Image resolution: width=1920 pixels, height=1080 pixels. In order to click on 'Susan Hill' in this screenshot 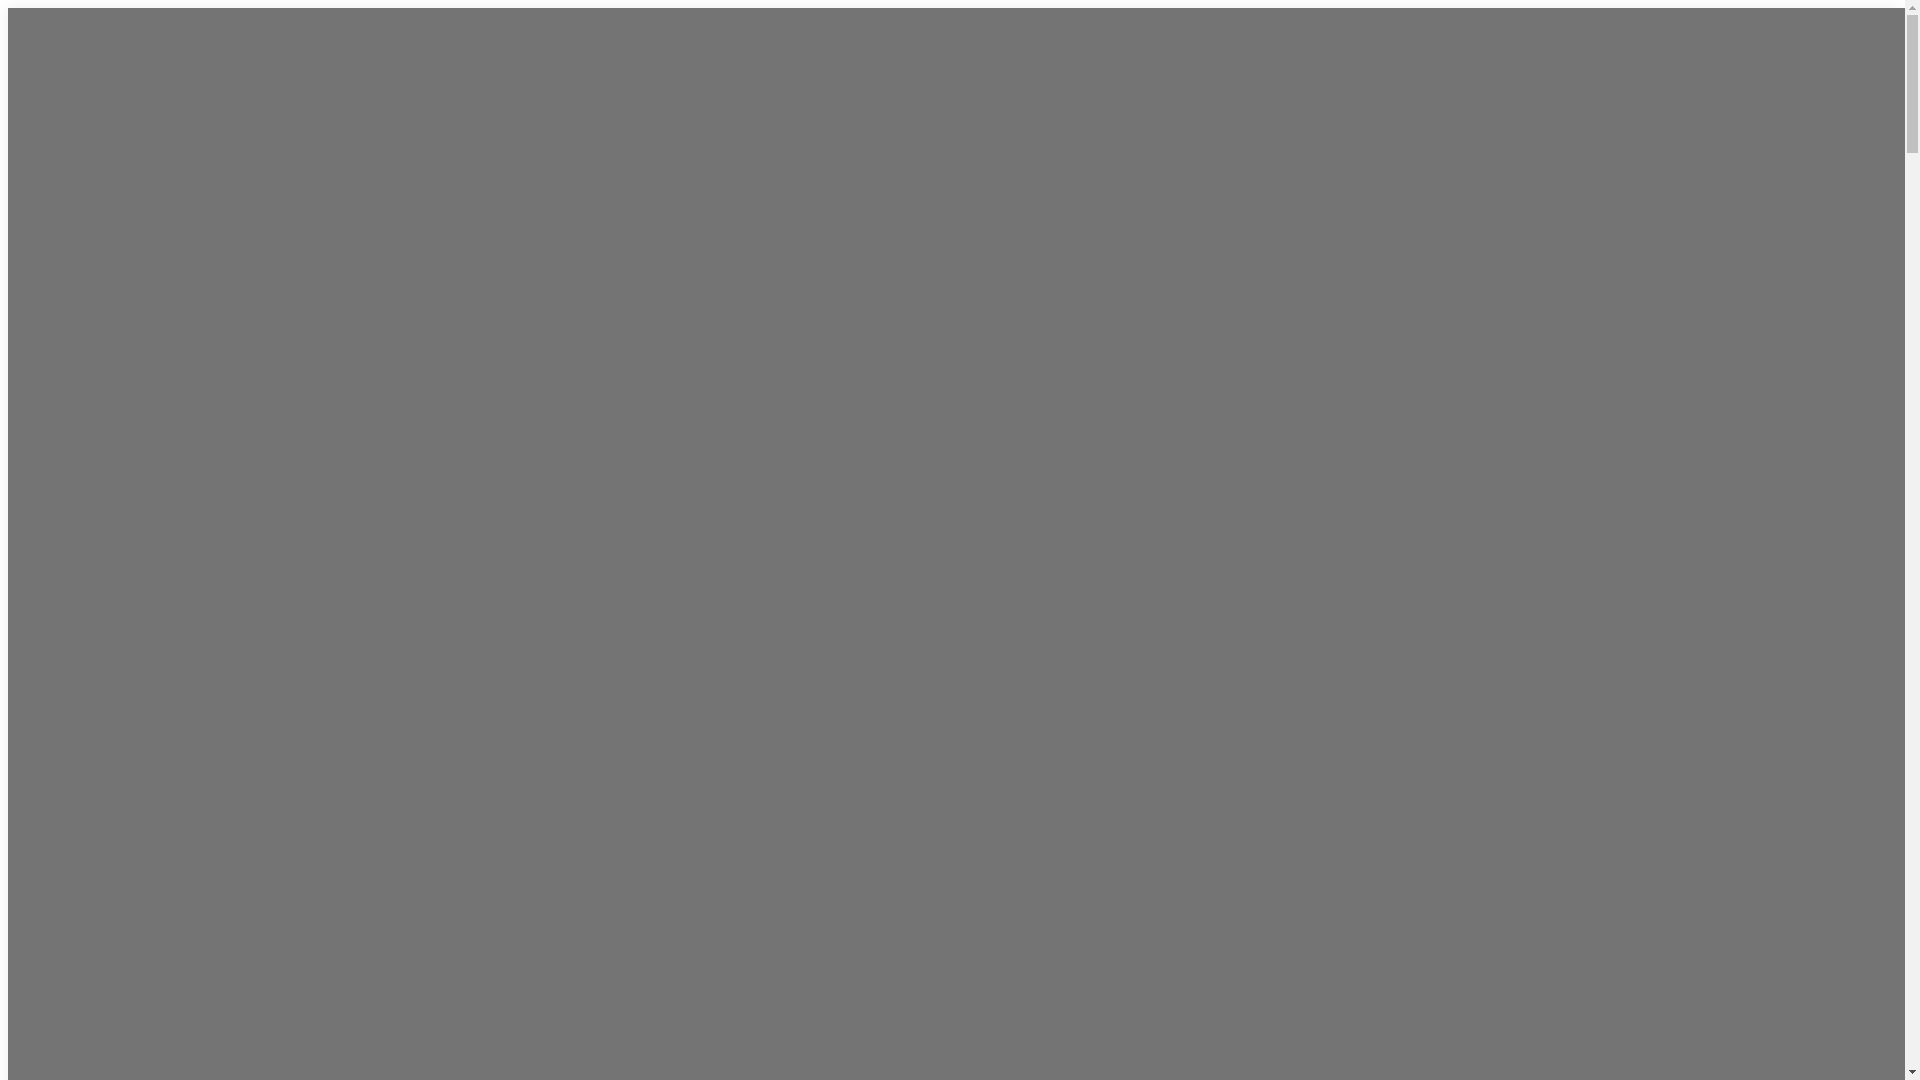, I will do `click(871, 511)`.